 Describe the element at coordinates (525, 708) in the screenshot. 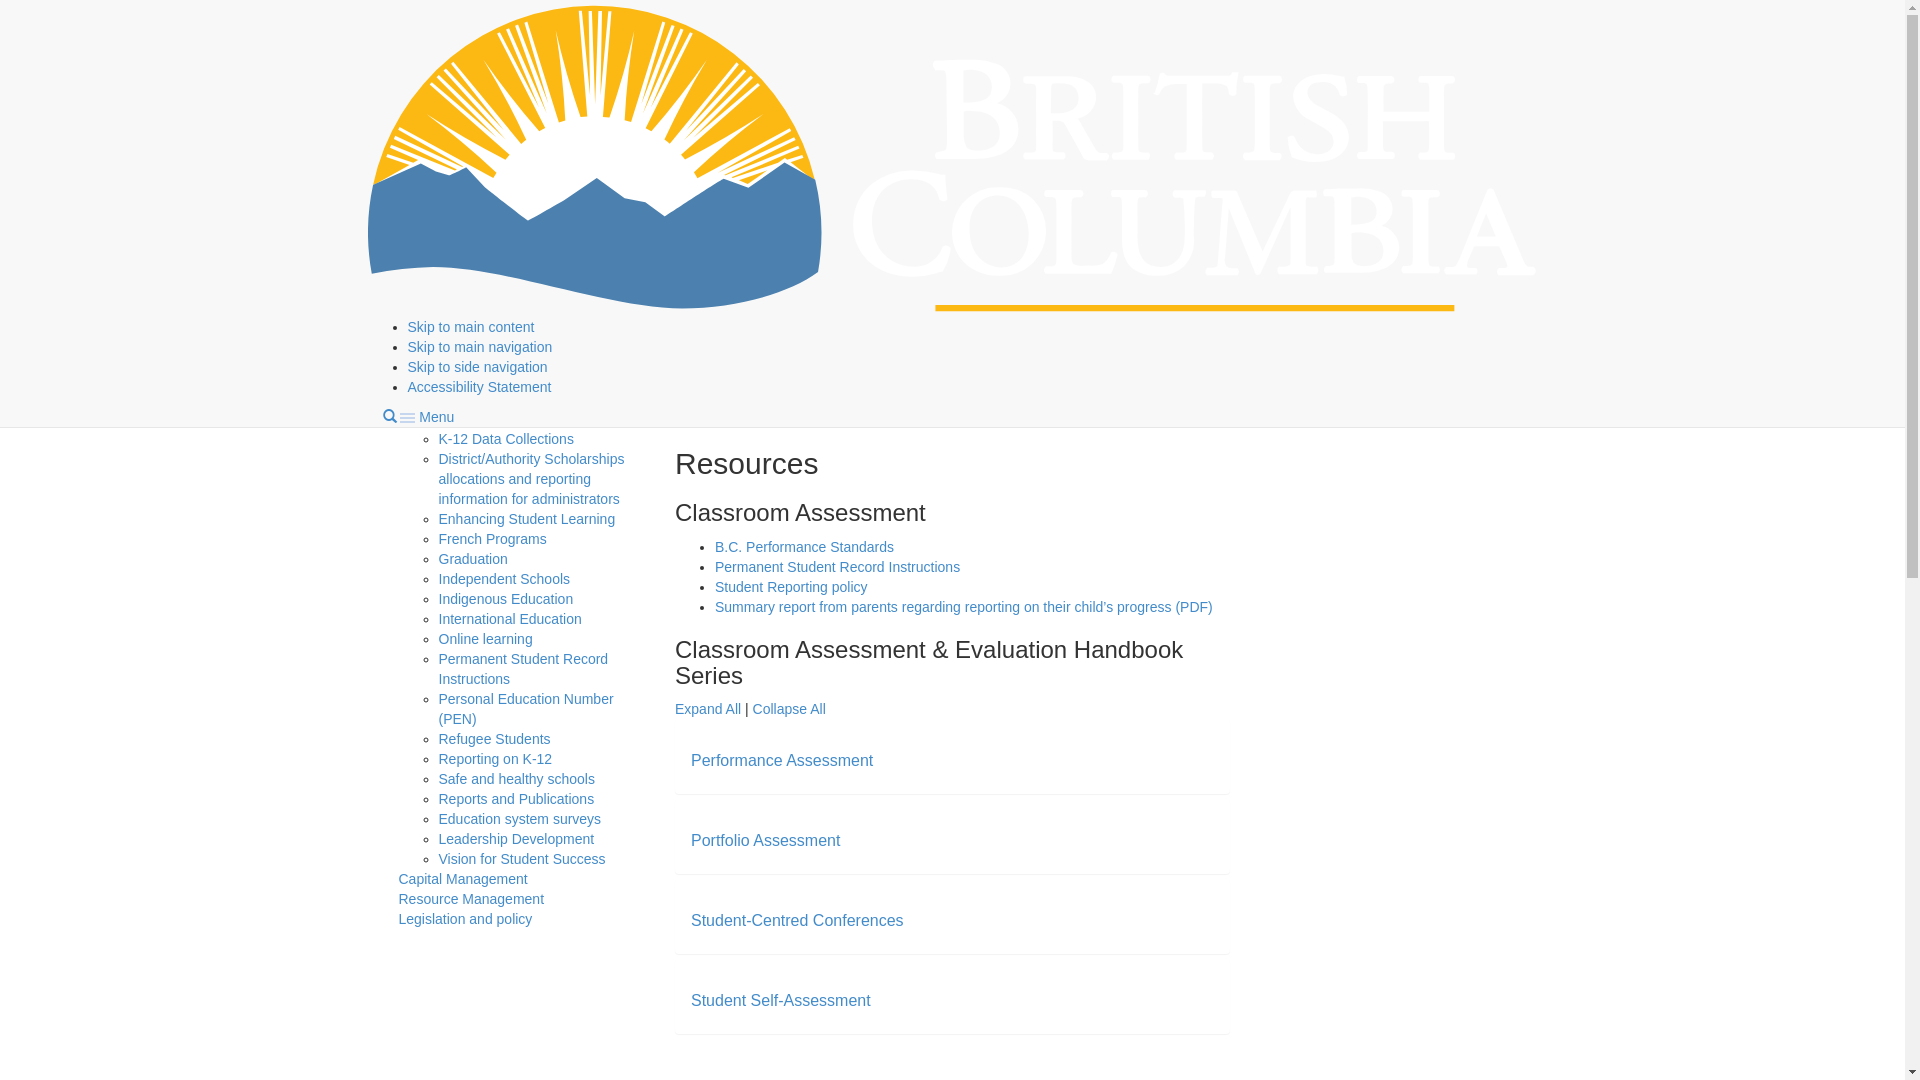

I see `'Personal Education Number (PEN)'` at that location.